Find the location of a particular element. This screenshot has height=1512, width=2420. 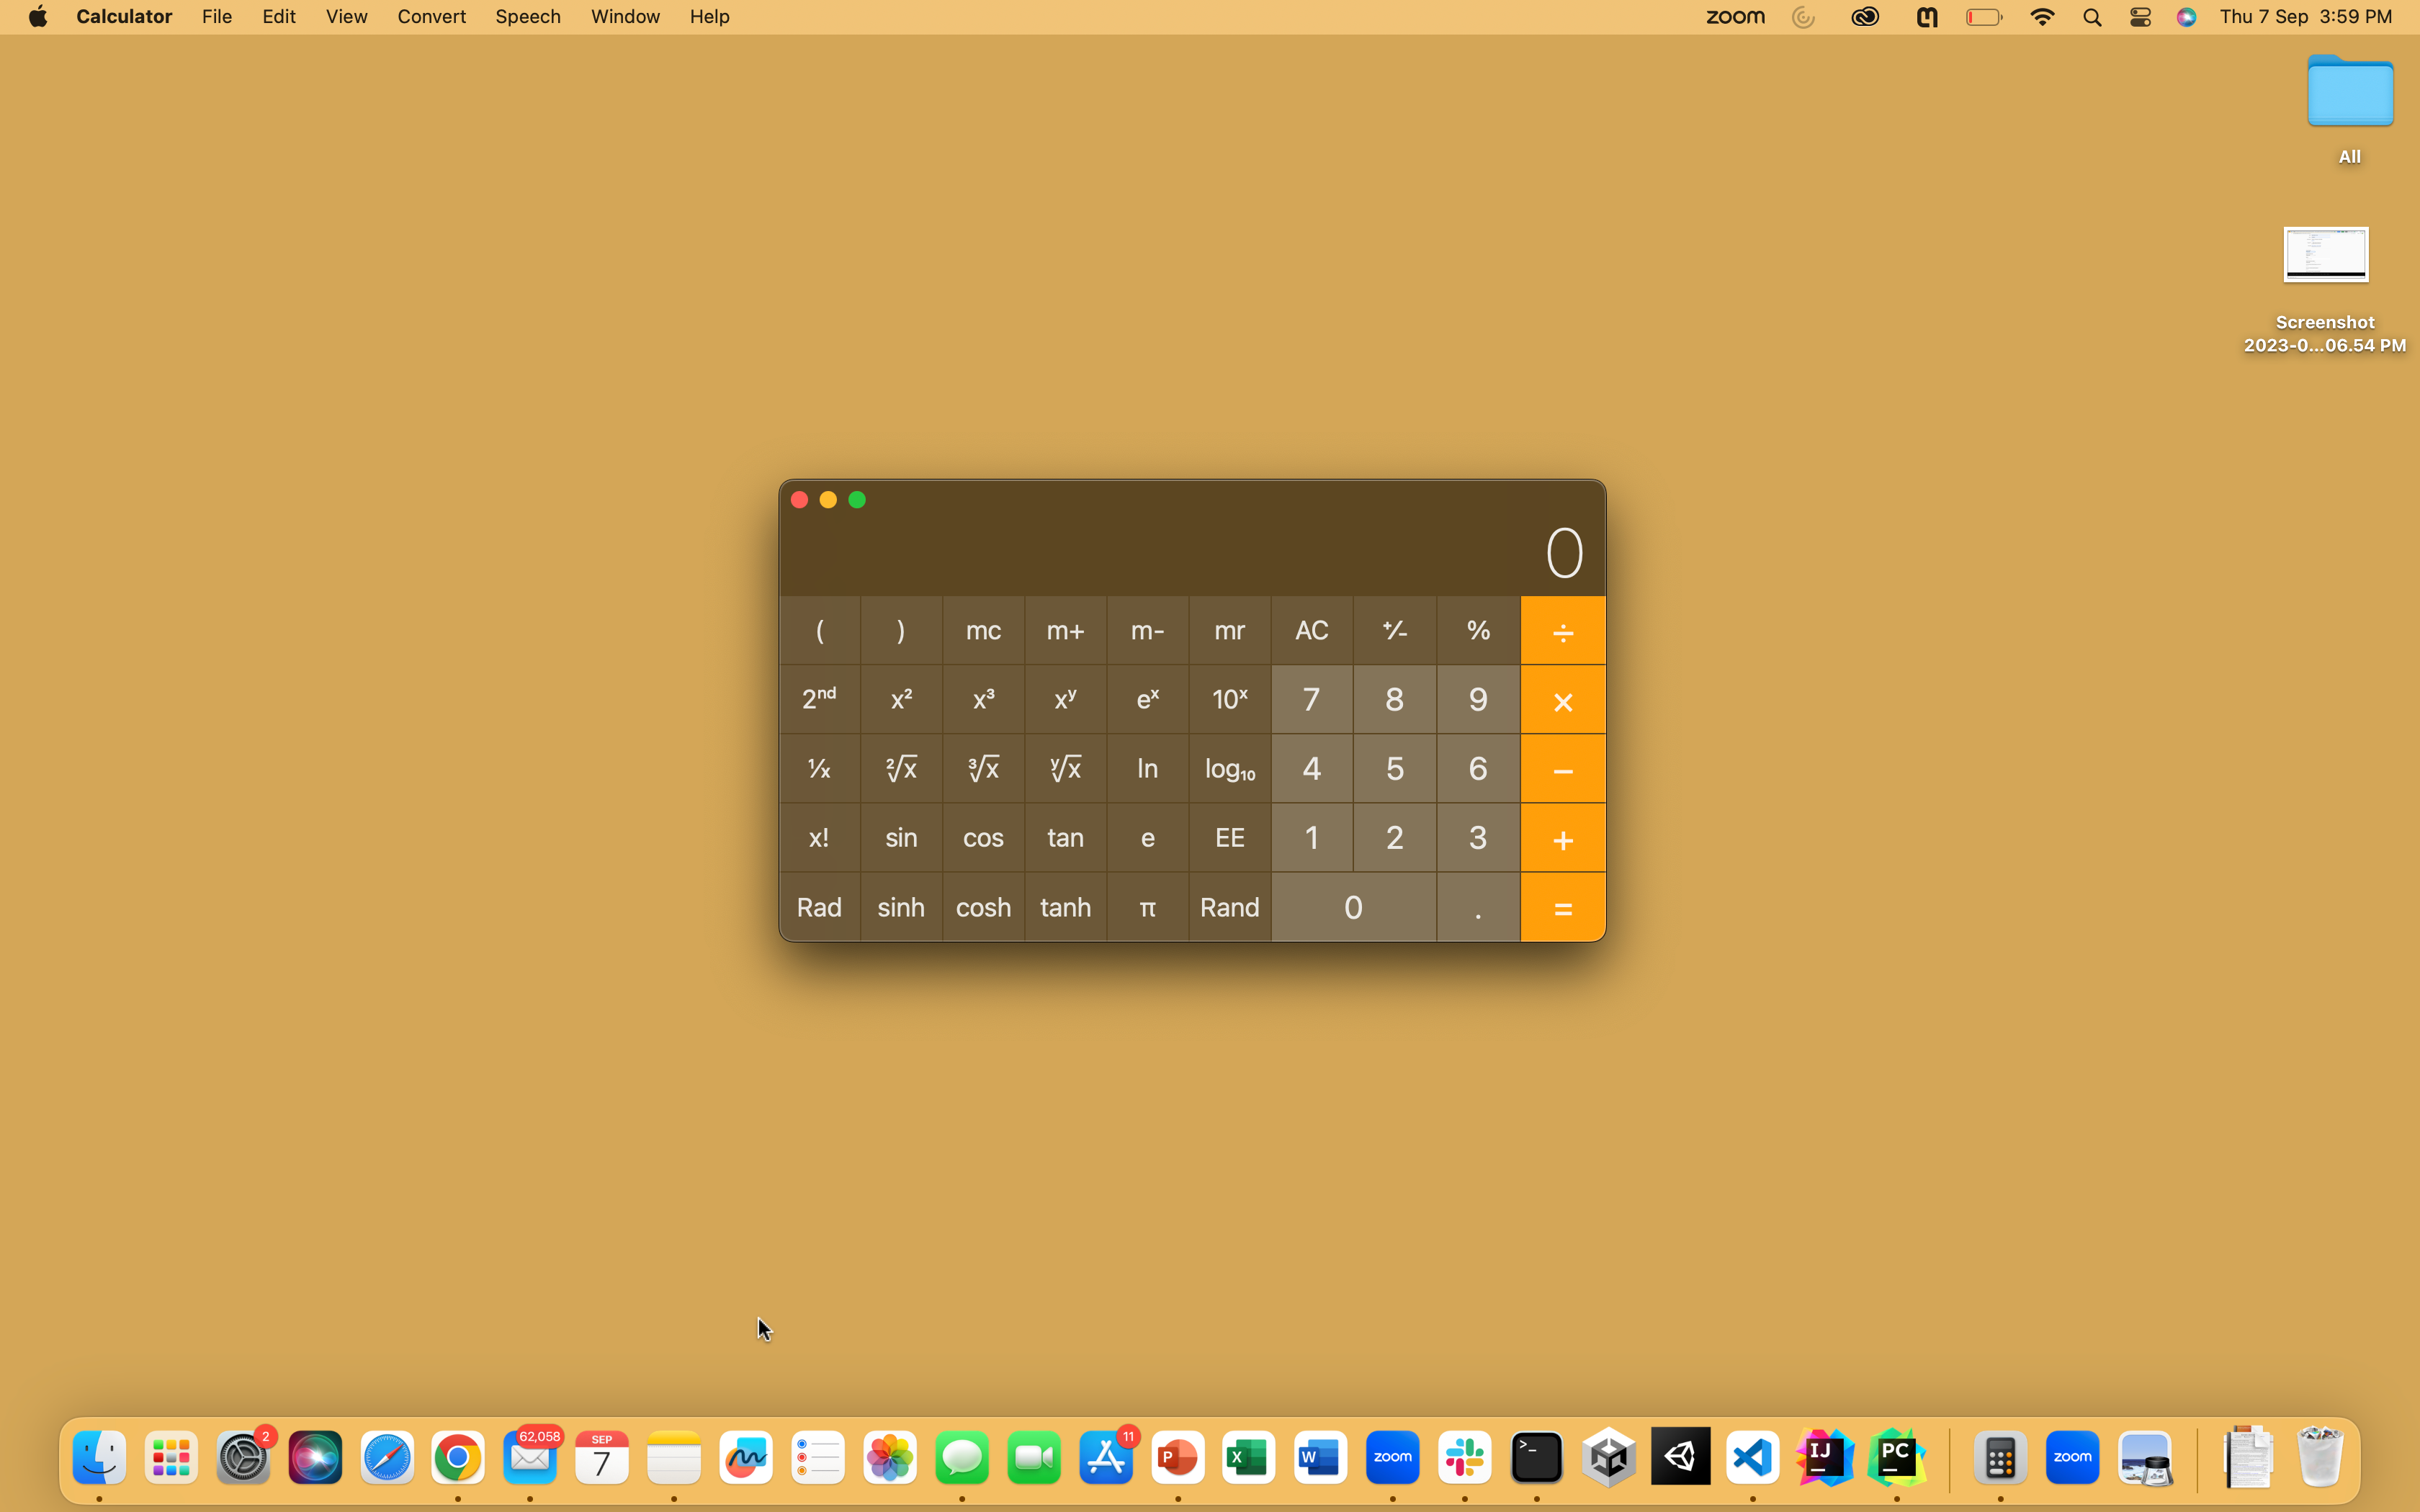

Calculate the product of 3 and 4 using multiplication operator is located at coordinates (1479, 835).